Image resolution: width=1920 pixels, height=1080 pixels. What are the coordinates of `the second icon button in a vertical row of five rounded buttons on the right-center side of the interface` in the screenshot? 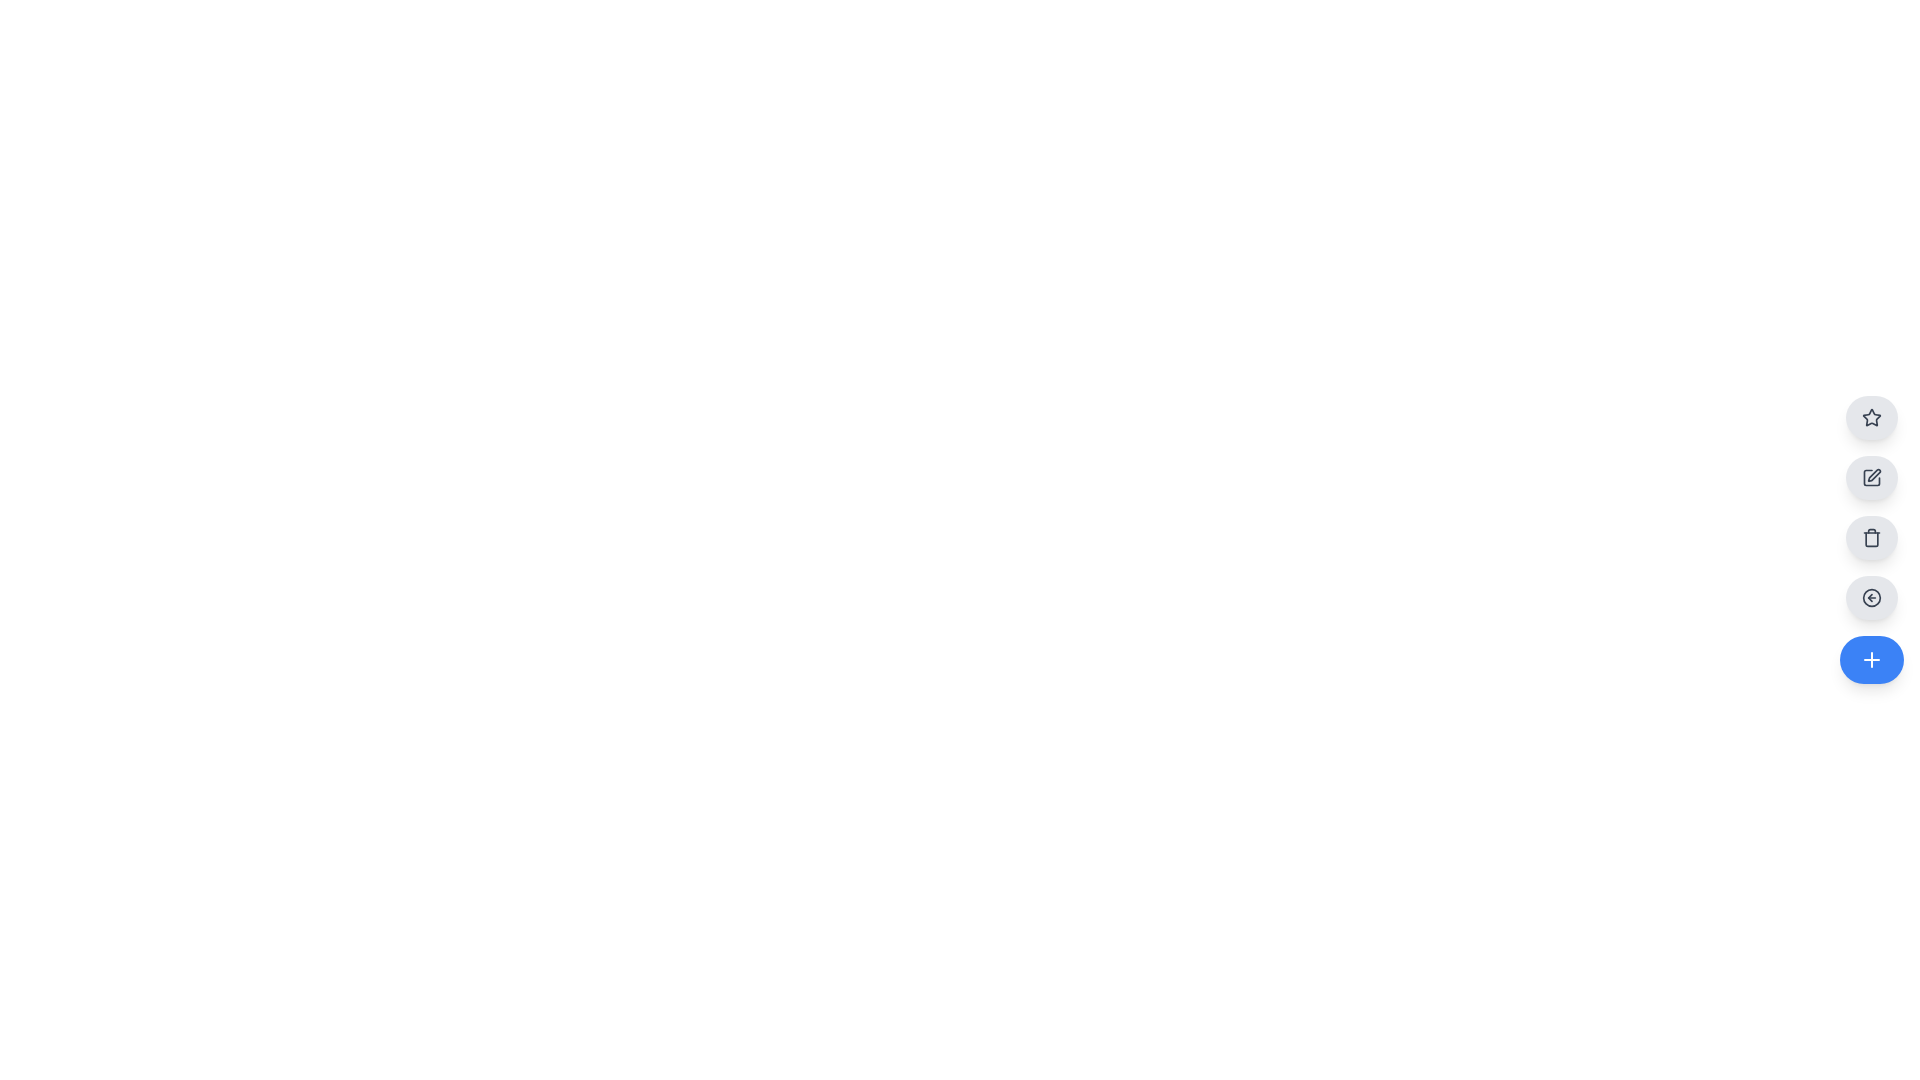 It's located at (1873, 475).